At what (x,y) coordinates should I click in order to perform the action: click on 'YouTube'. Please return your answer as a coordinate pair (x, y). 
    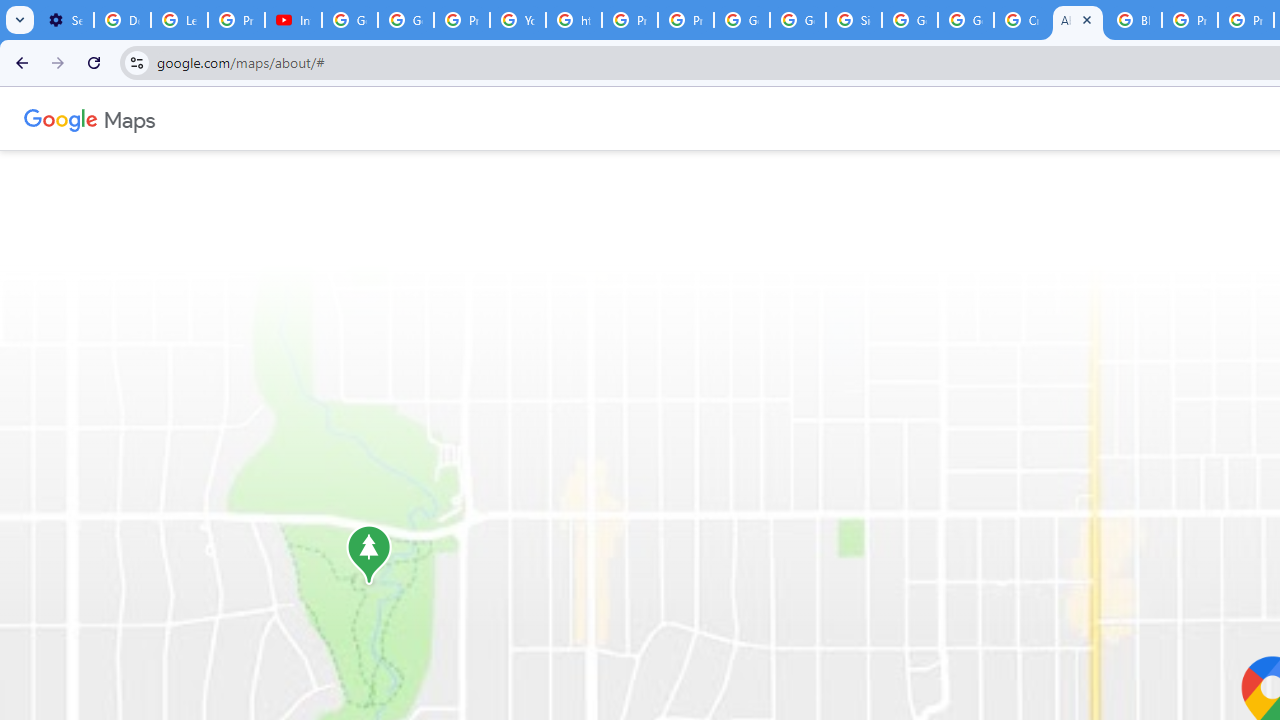
    Looking at the image, I should click on (518, 20).